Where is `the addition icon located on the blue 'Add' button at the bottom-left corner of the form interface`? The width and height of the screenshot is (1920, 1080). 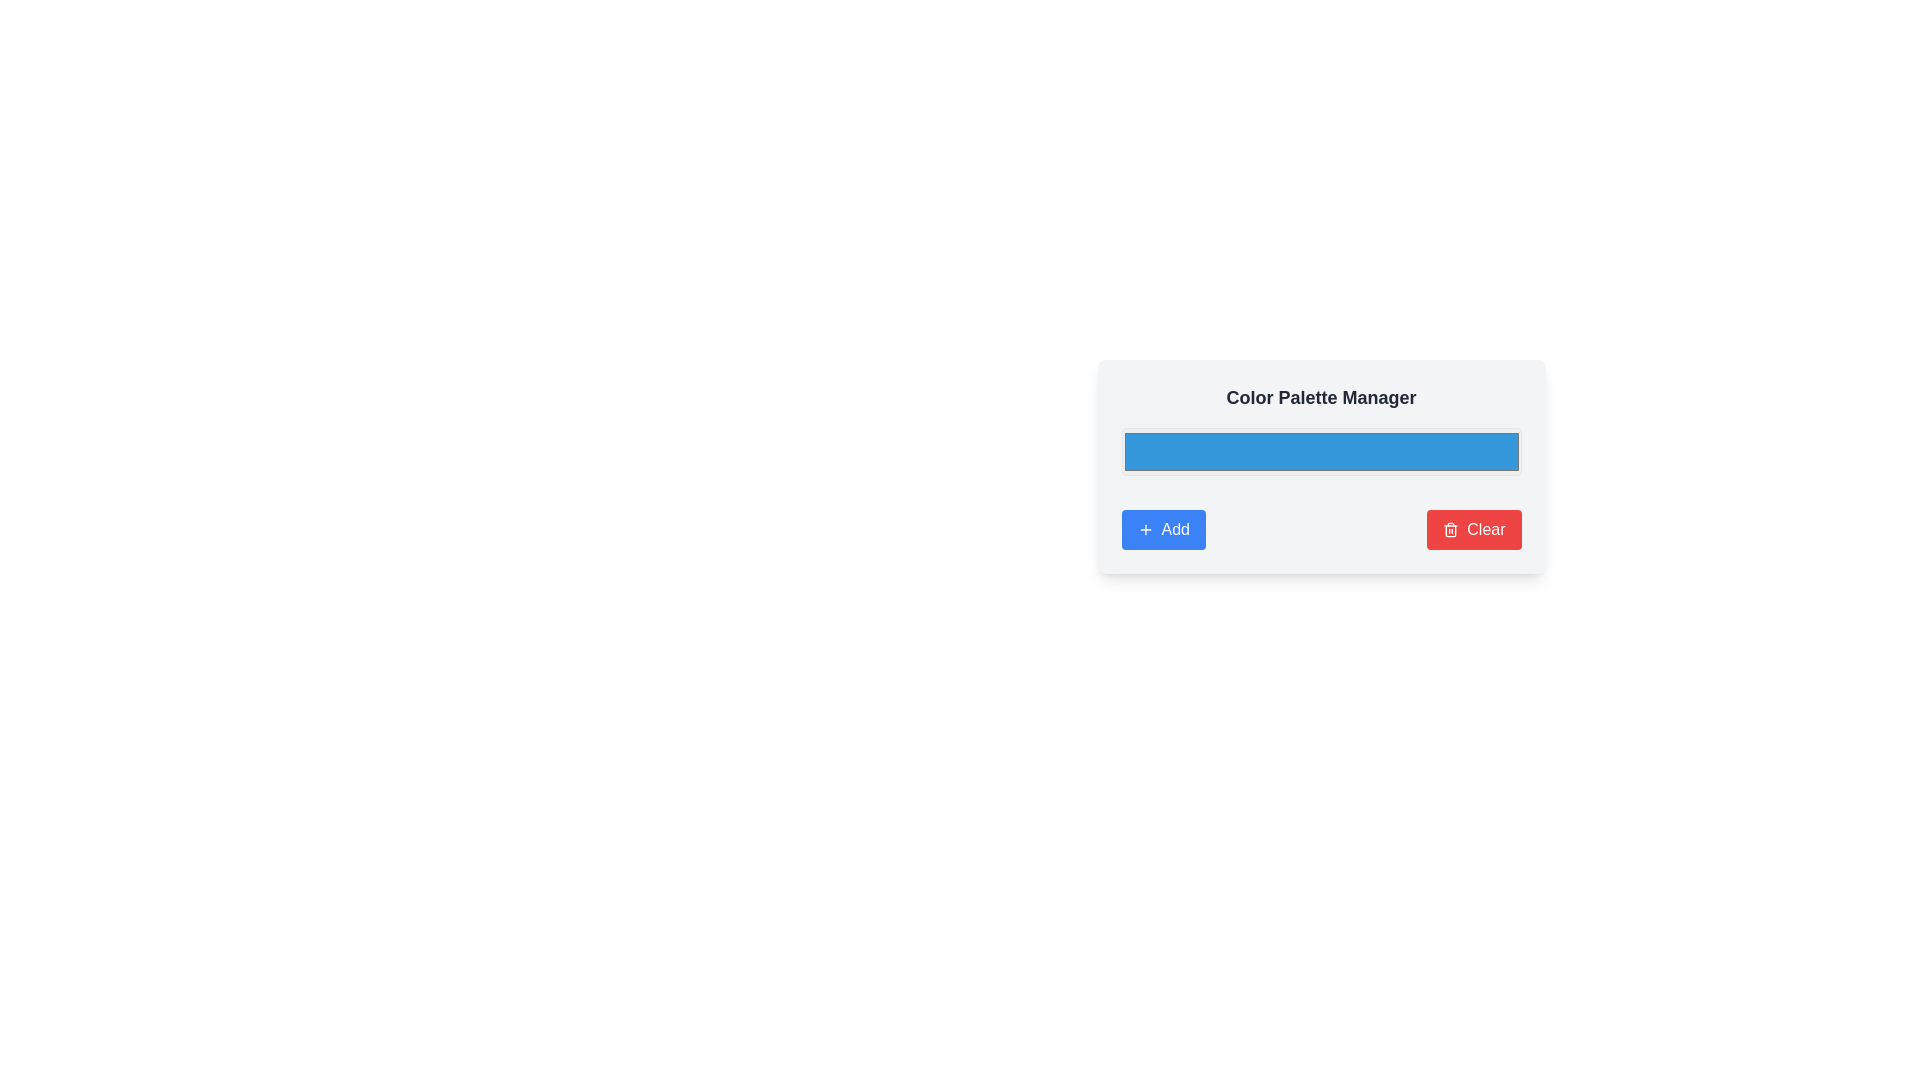
the addition icon located on the blue 'Add' button at the bottom-left corner of the form interface is located at coordinates (1145, 528).